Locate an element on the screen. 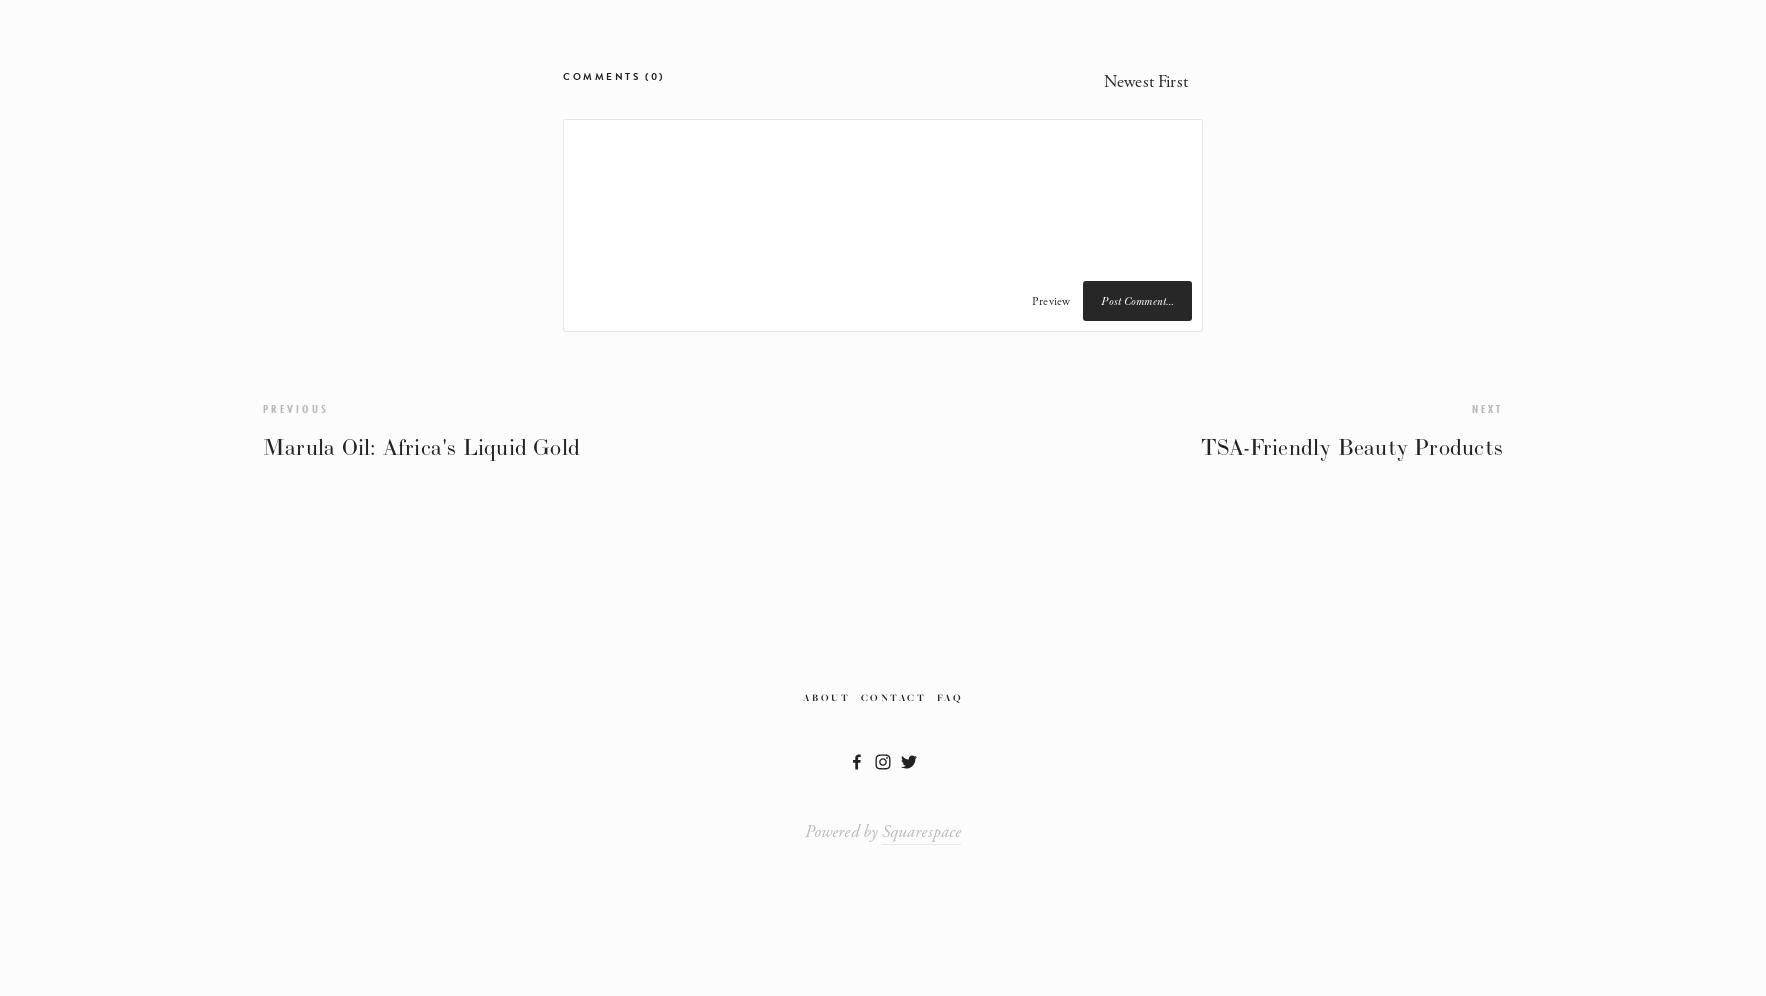 The image size is (1766, 996). 'Previous' is located at coordinates (294, 407).